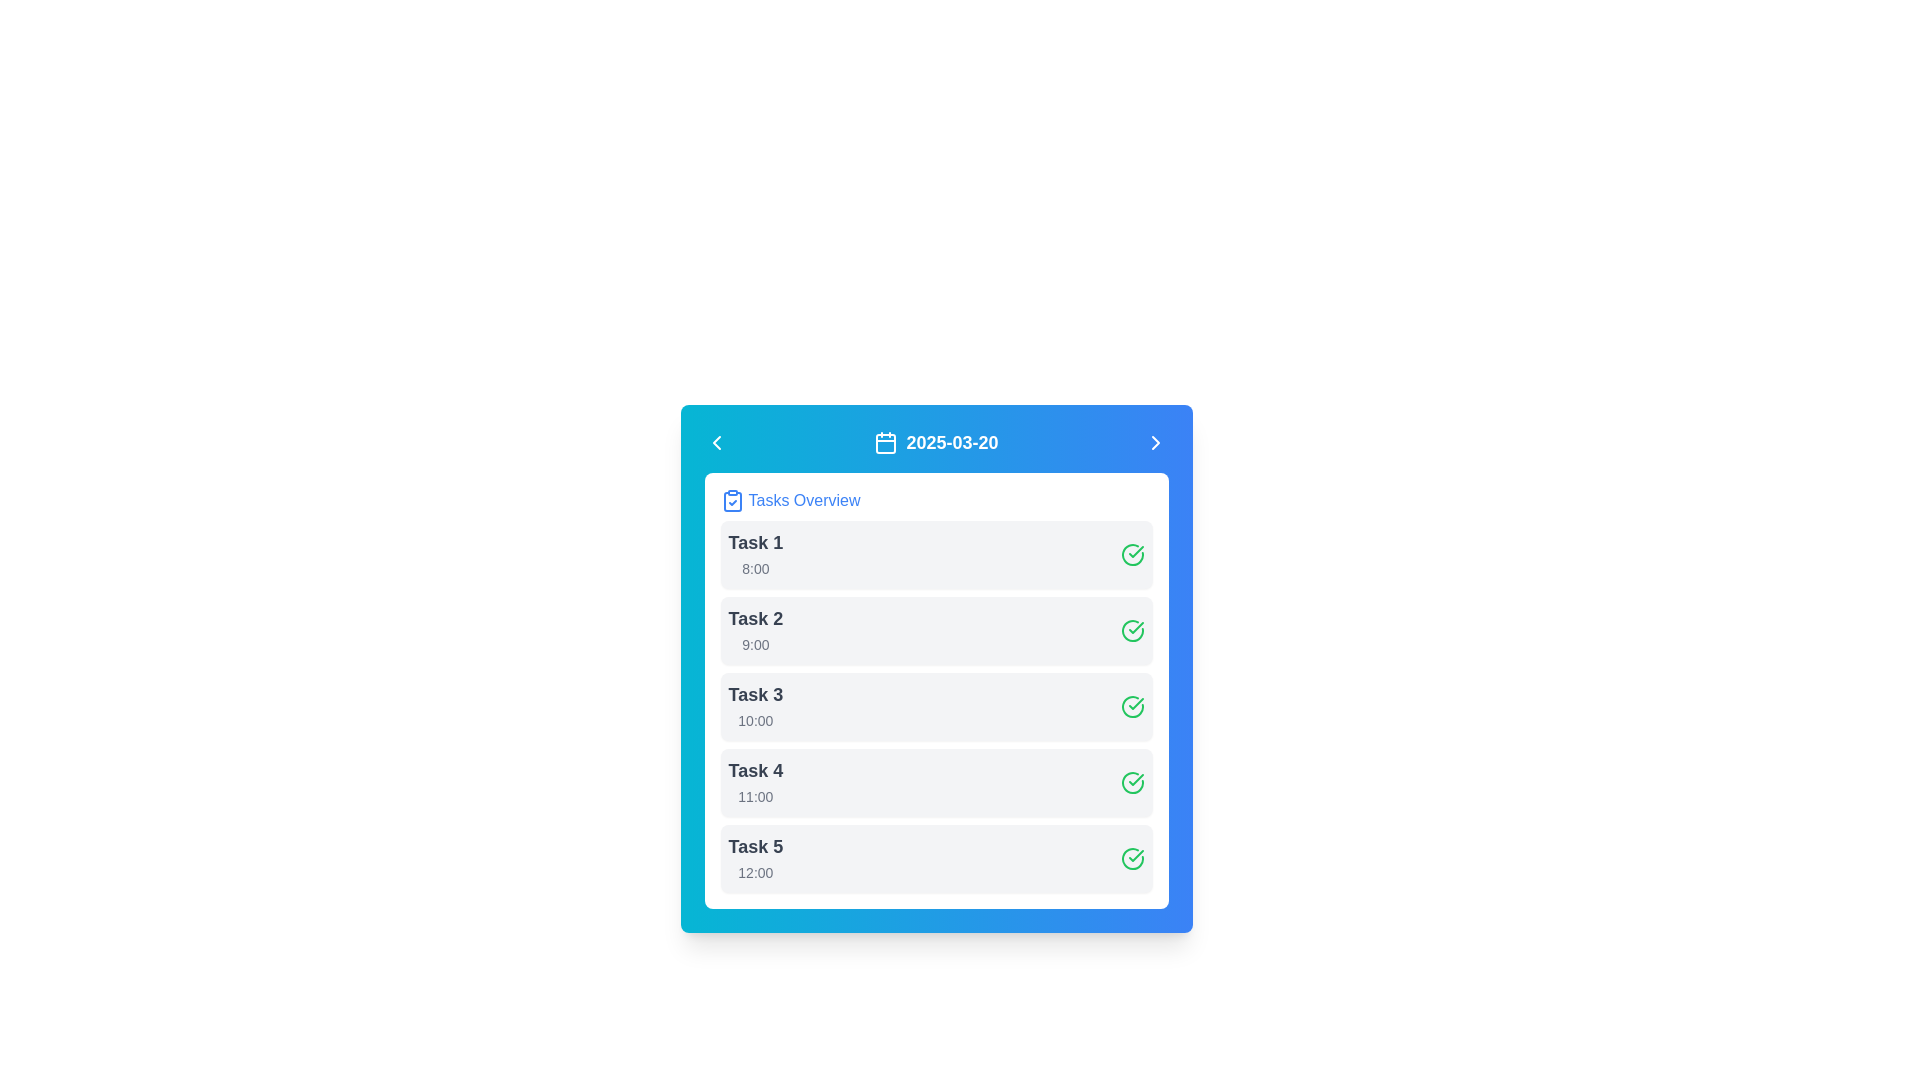  I want to click on text label displaying the time '10:00' in gray color, which is positioned below 'Task 3' in the task list, so click(754, 721).